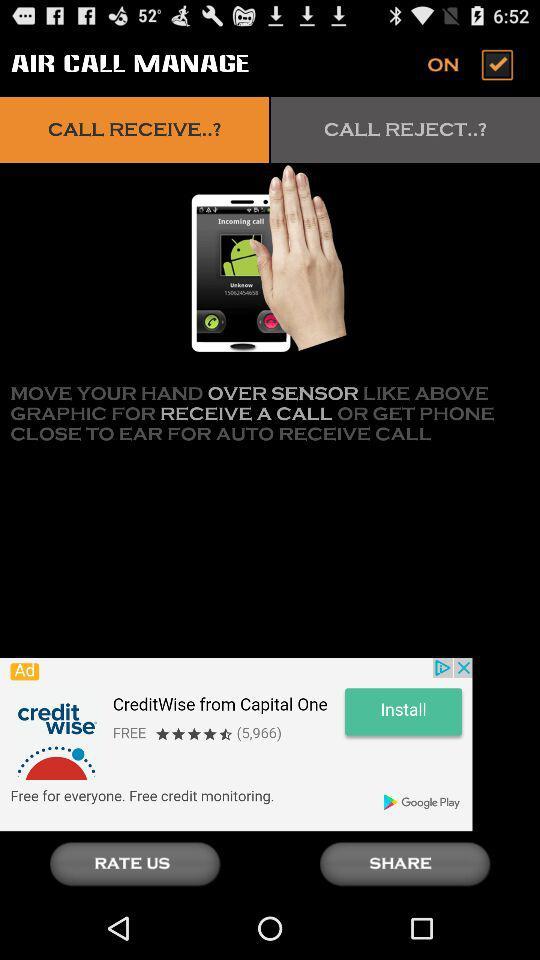 The width and height of the screenshot is (540, 960). I want to click on click advertisement, so click(235, 743).